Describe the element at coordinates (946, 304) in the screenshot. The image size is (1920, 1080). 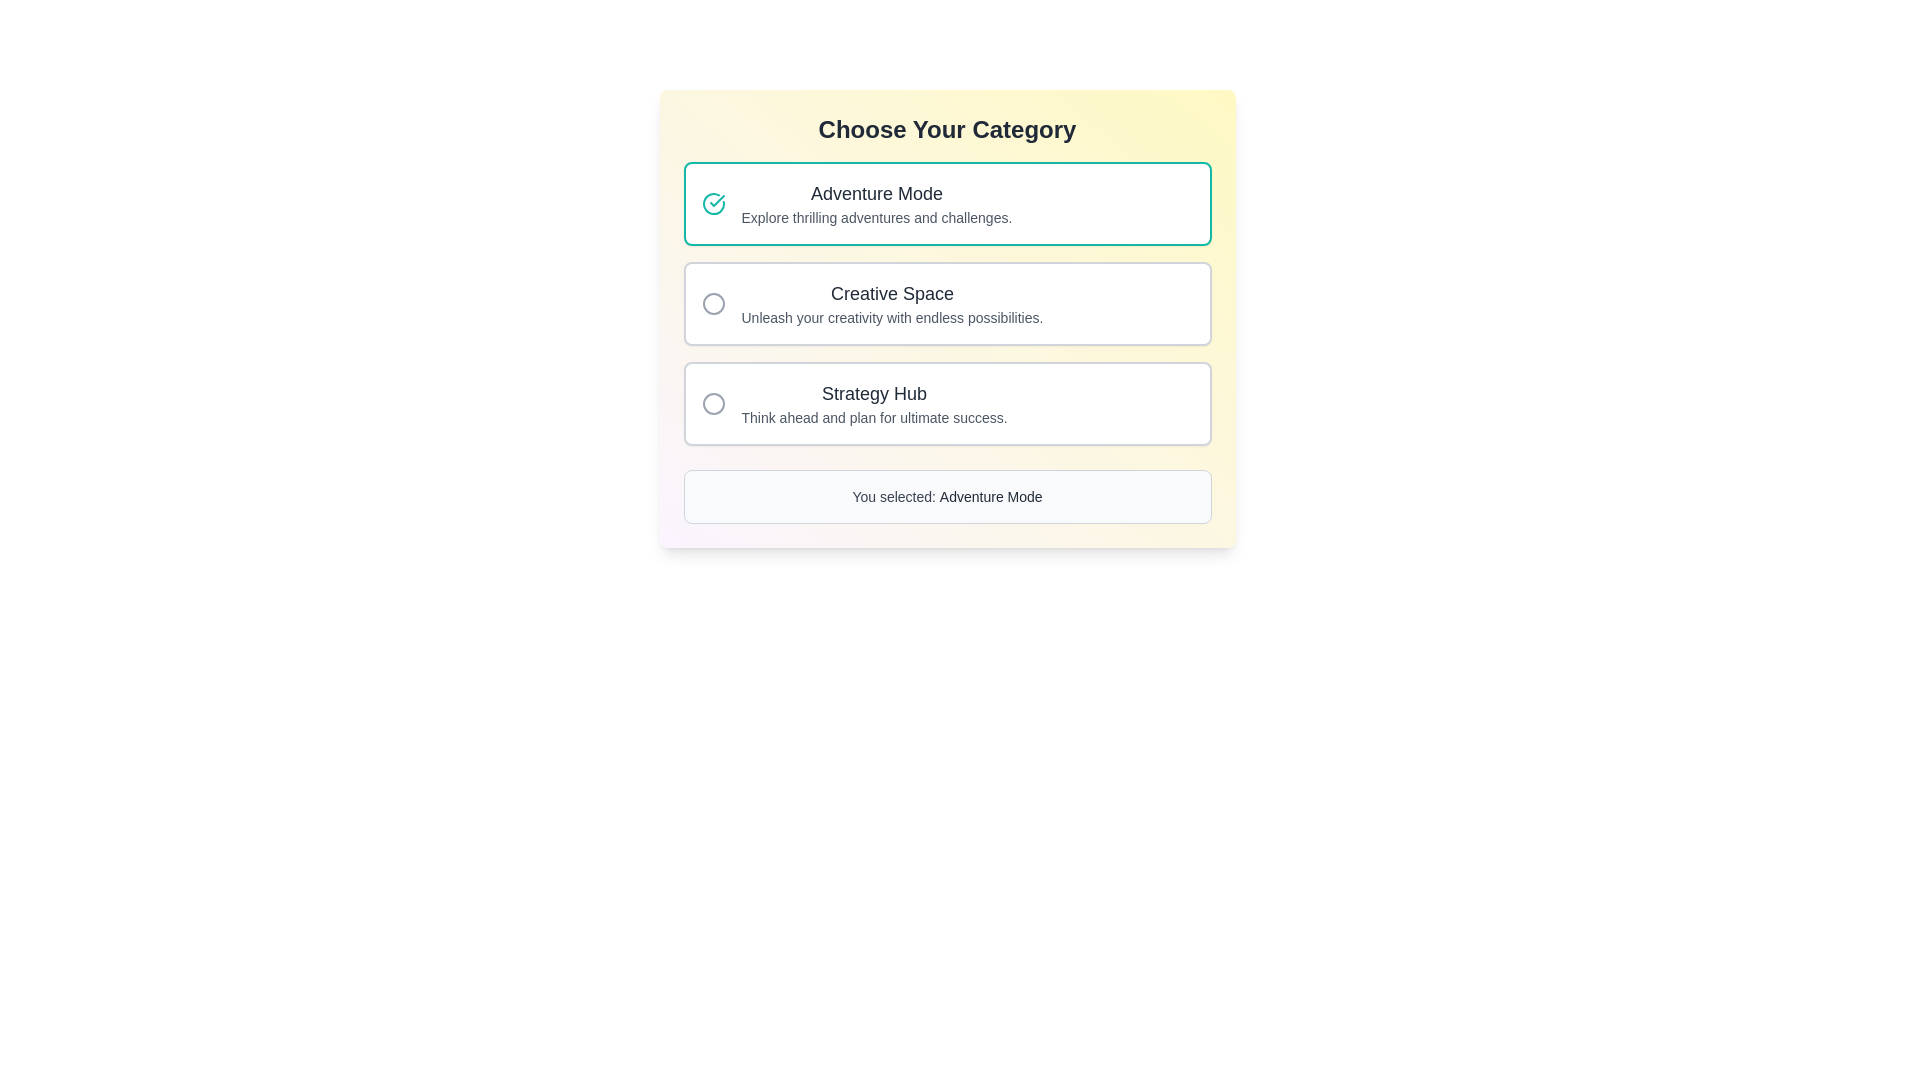
I see `the 'Creative Space' selectable button, which is the middle option in a group of three` at that location.